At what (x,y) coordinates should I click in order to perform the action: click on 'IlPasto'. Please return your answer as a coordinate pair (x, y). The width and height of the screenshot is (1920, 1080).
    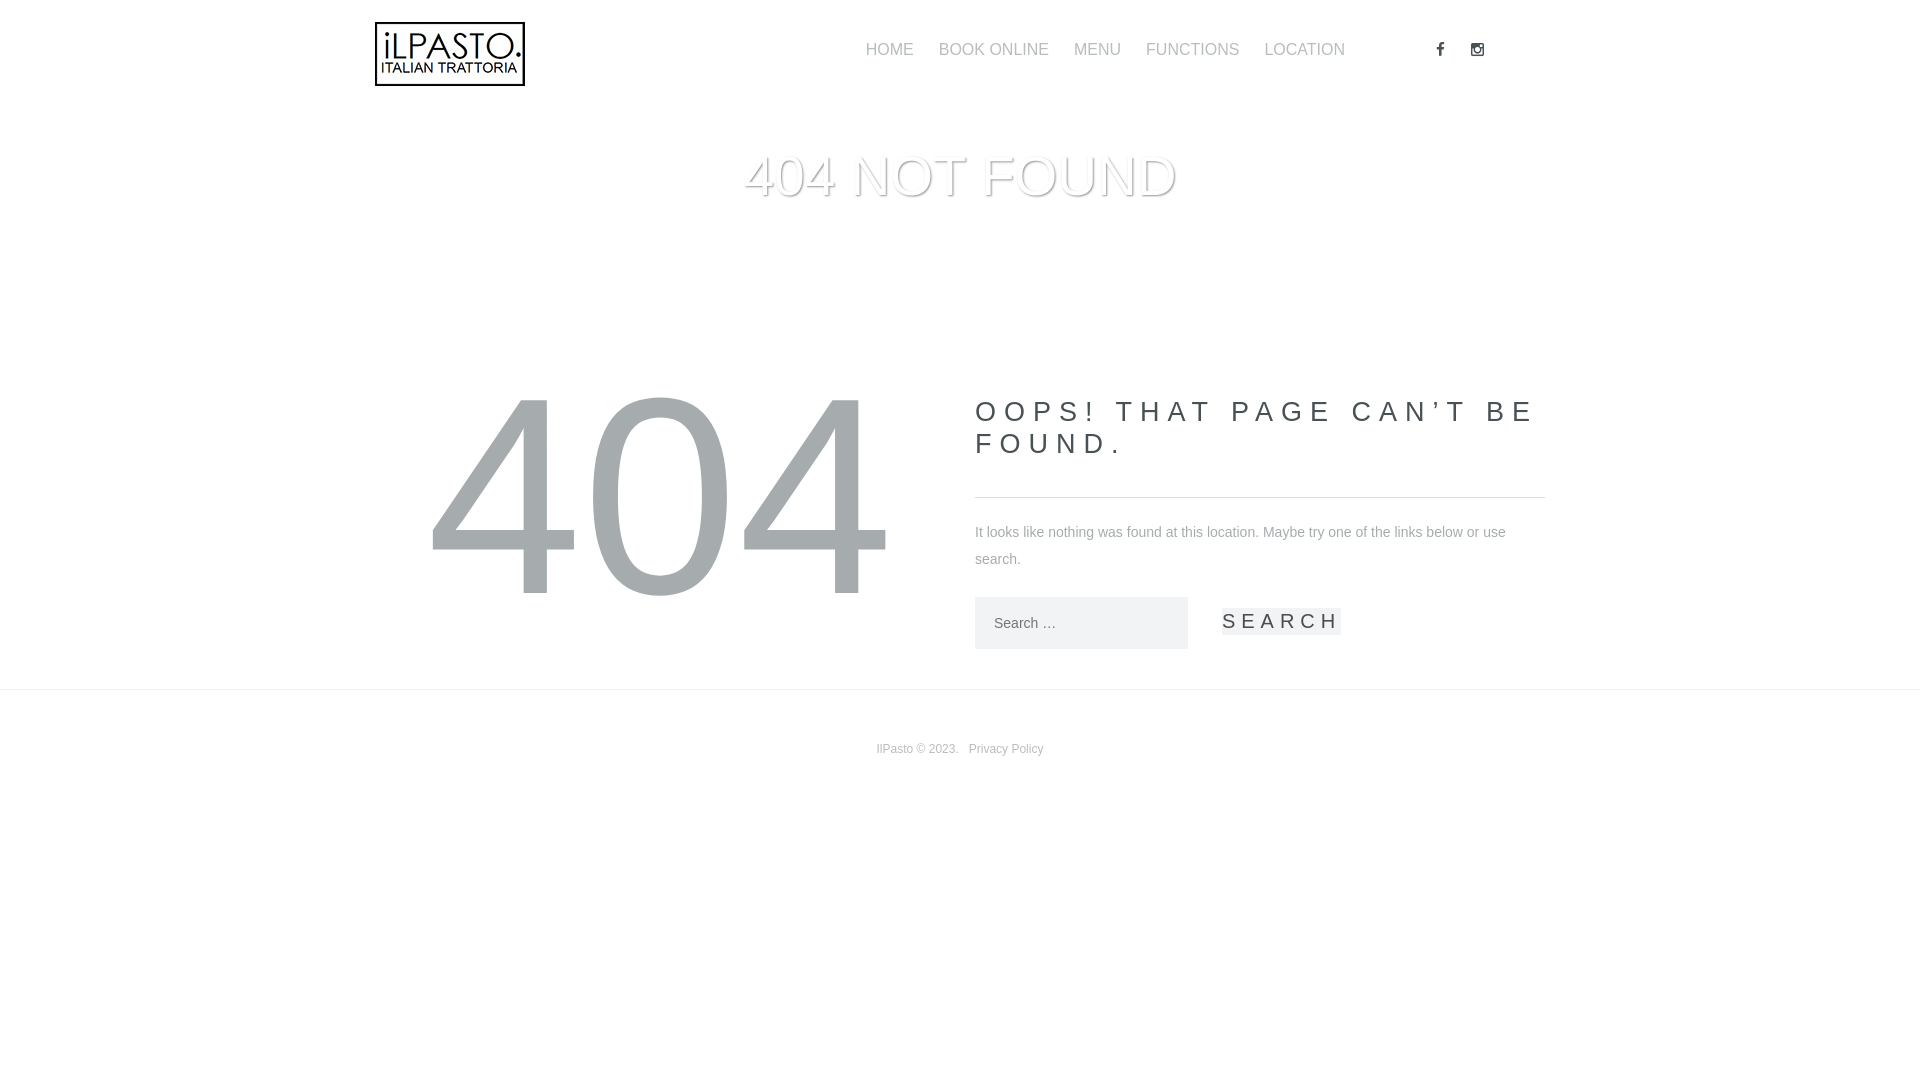
    Looking at the image, I should click on (877, 748).